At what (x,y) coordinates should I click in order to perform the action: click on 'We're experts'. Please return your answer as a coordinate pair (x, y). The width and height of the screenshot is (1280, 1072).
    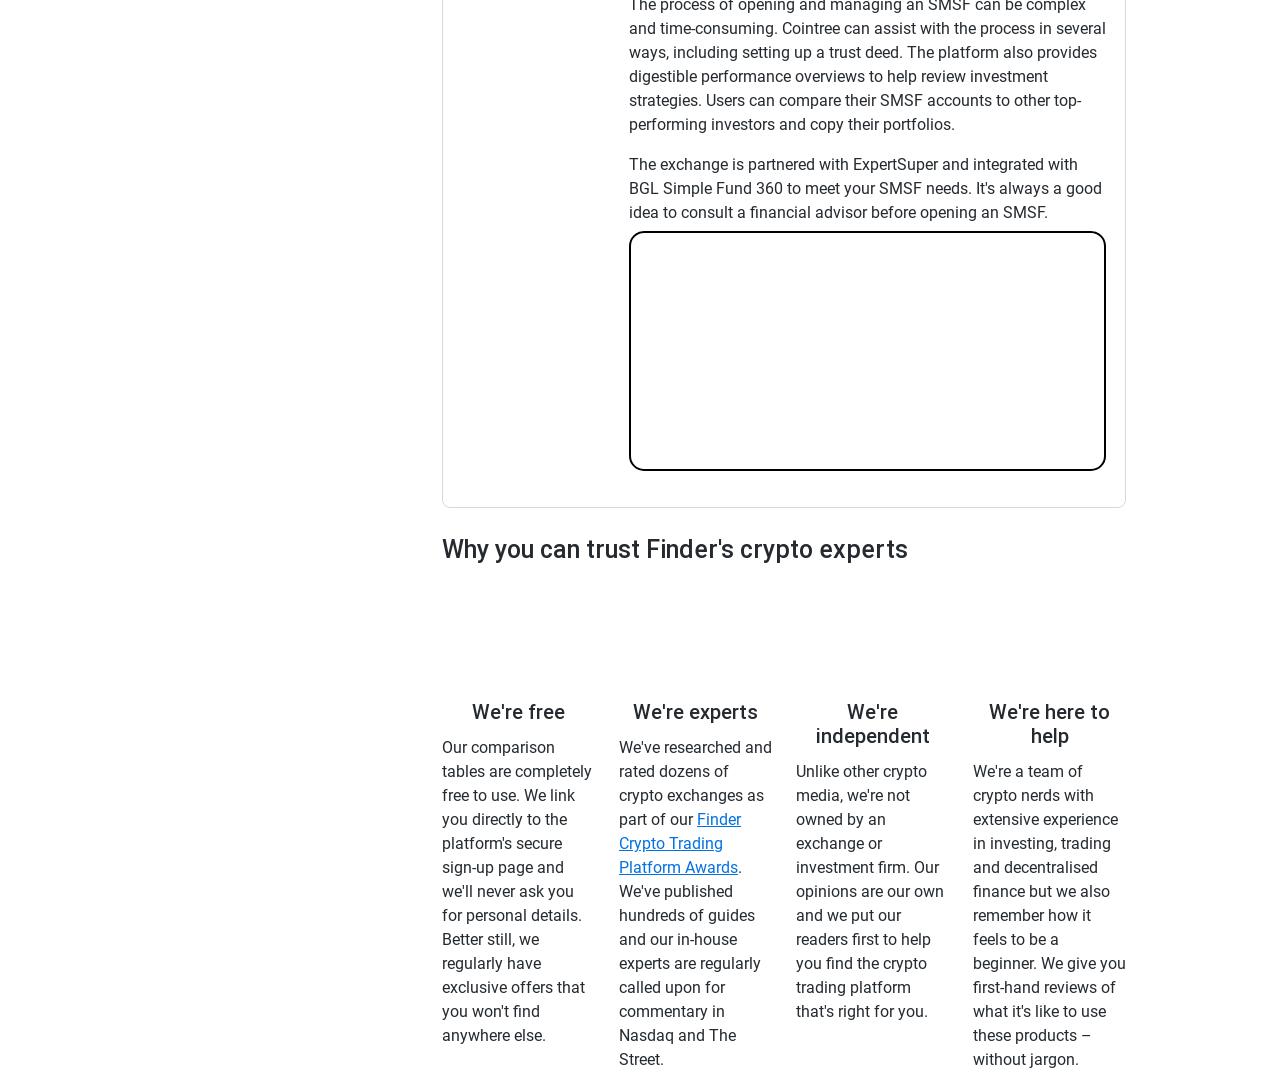
    Looking at the image, I should click on (695, 711).